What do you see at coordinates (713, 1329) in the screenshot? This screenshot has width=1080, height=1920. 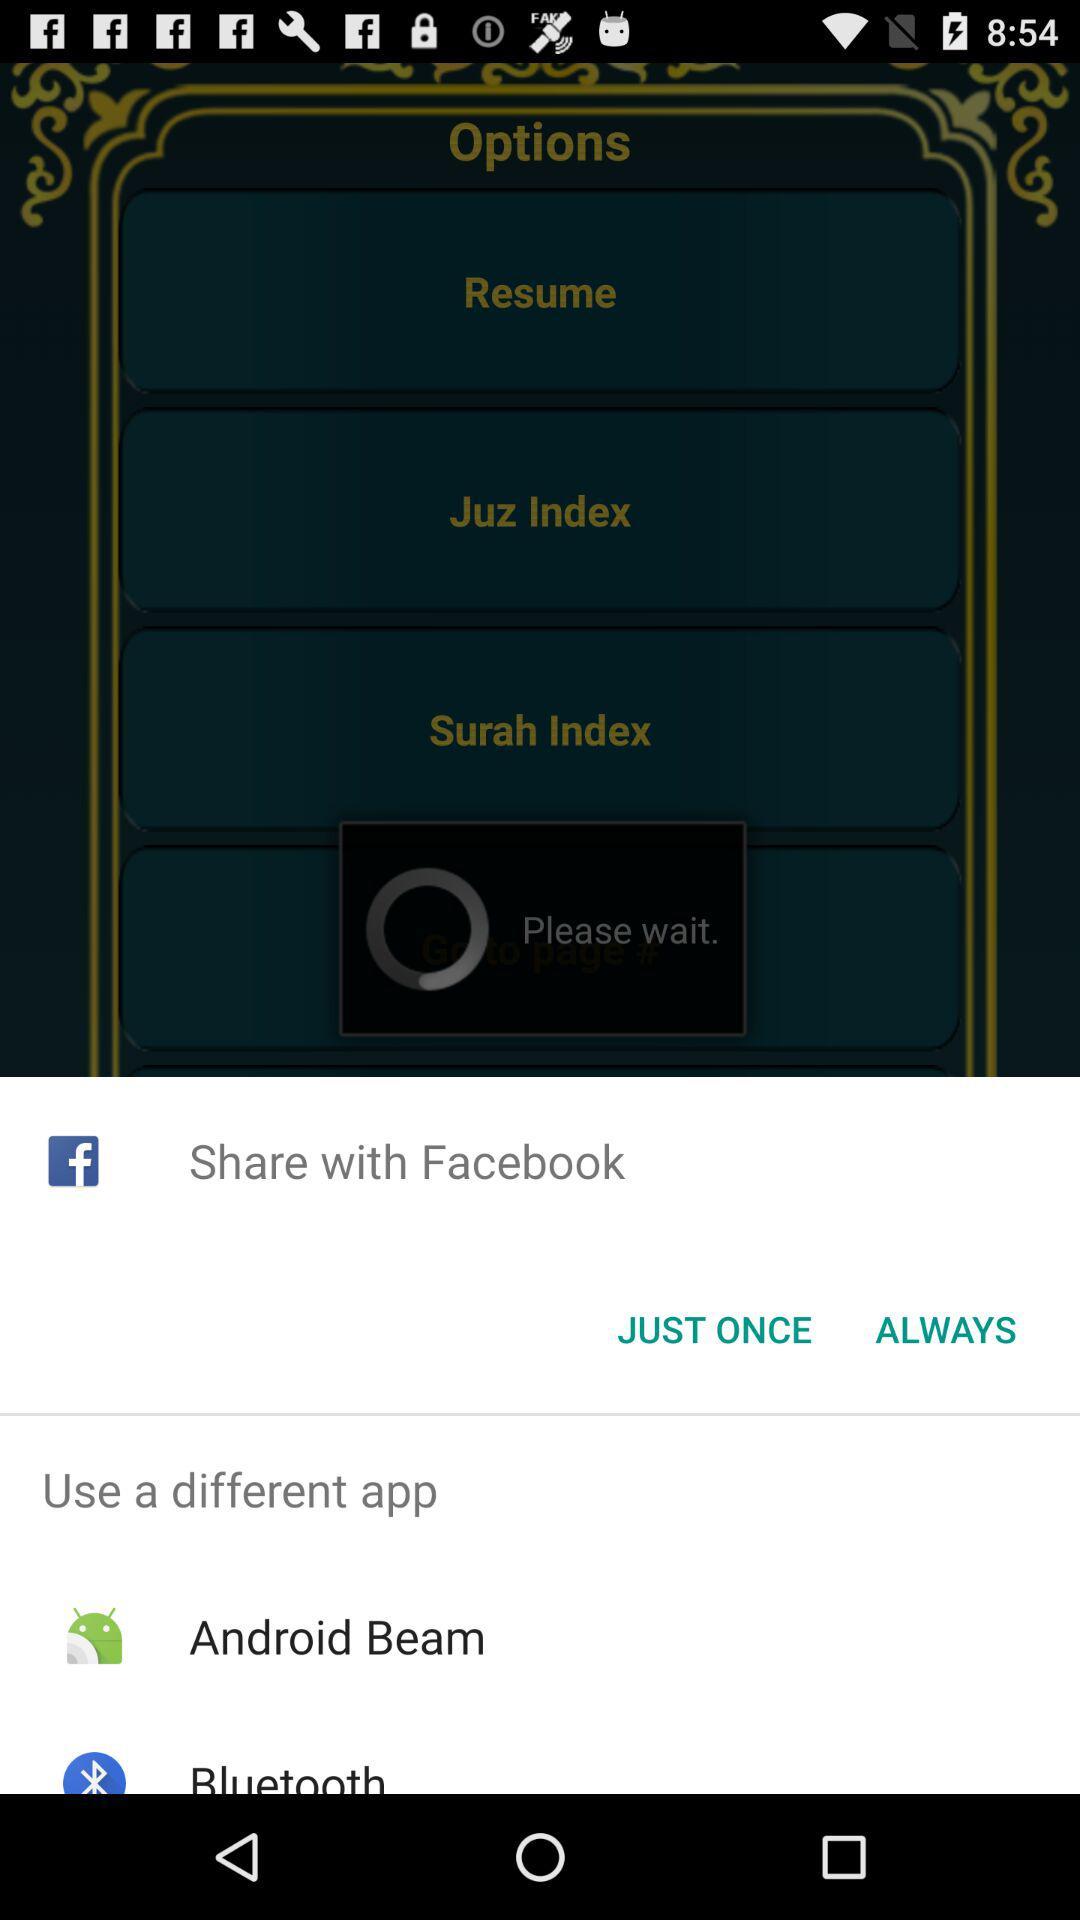 I see `icon below the share with facebook` at bounding box center [713, 1329].